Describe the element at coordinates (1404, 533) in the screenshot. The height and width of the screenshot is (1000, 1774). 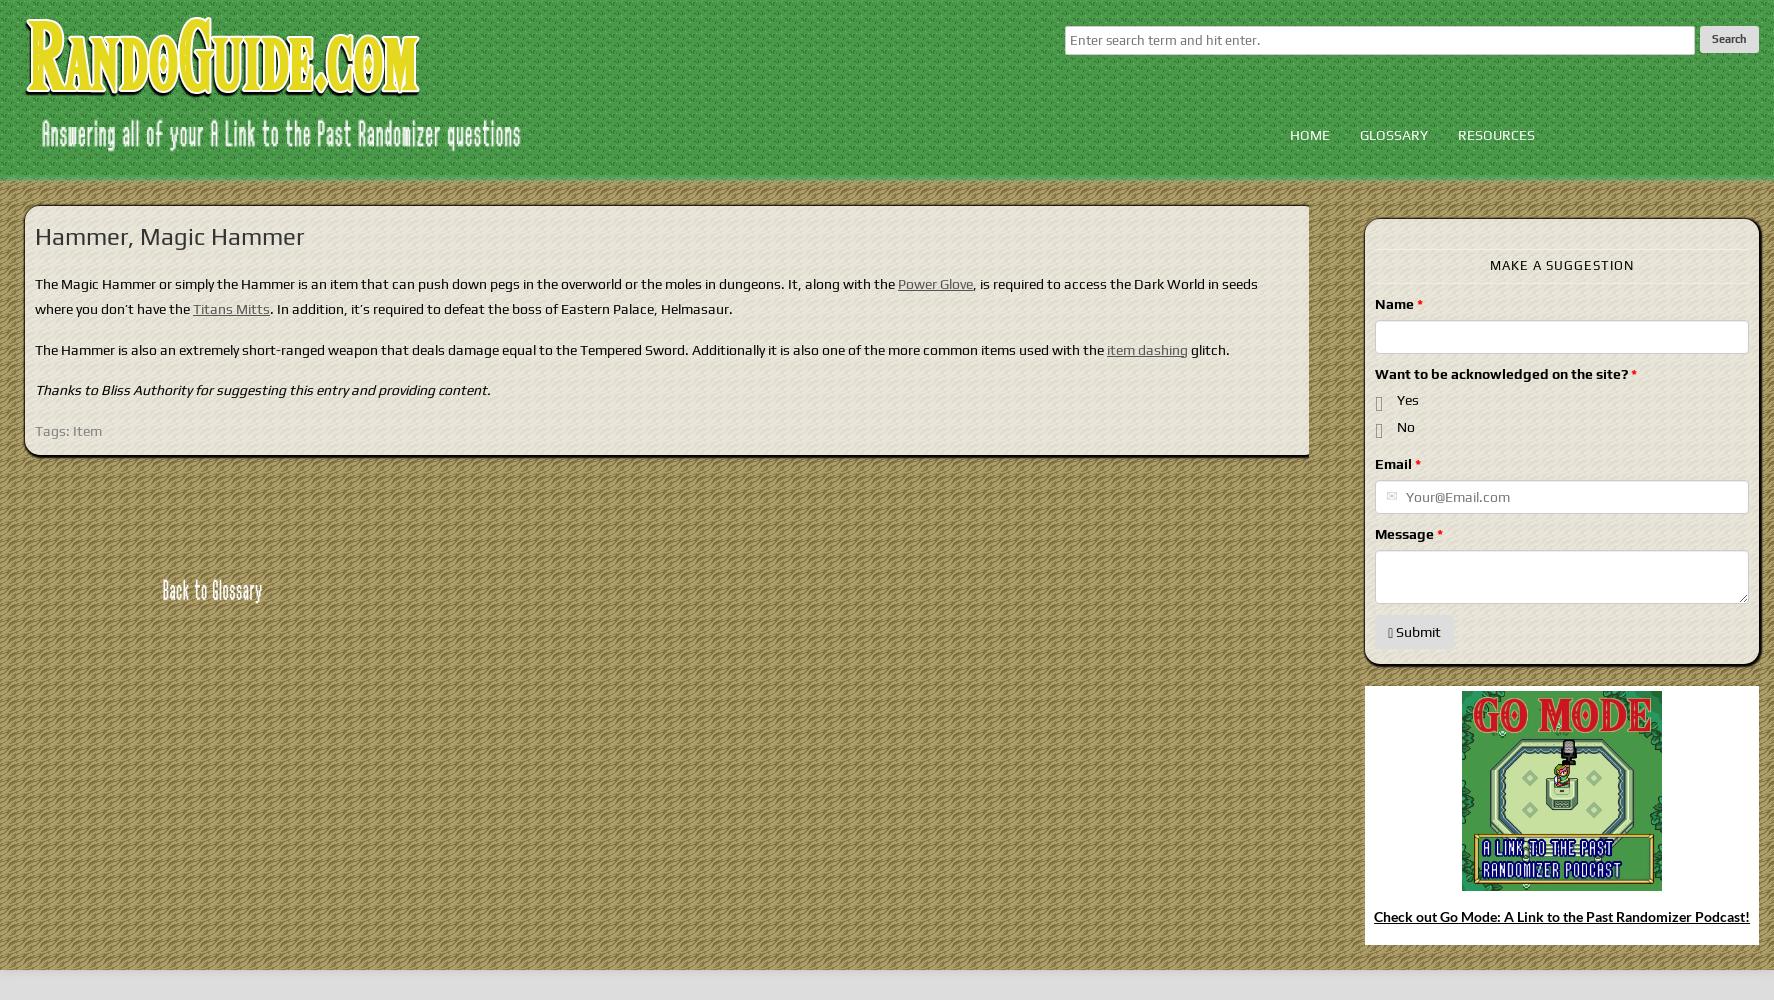
I see `'Message'` at that location.